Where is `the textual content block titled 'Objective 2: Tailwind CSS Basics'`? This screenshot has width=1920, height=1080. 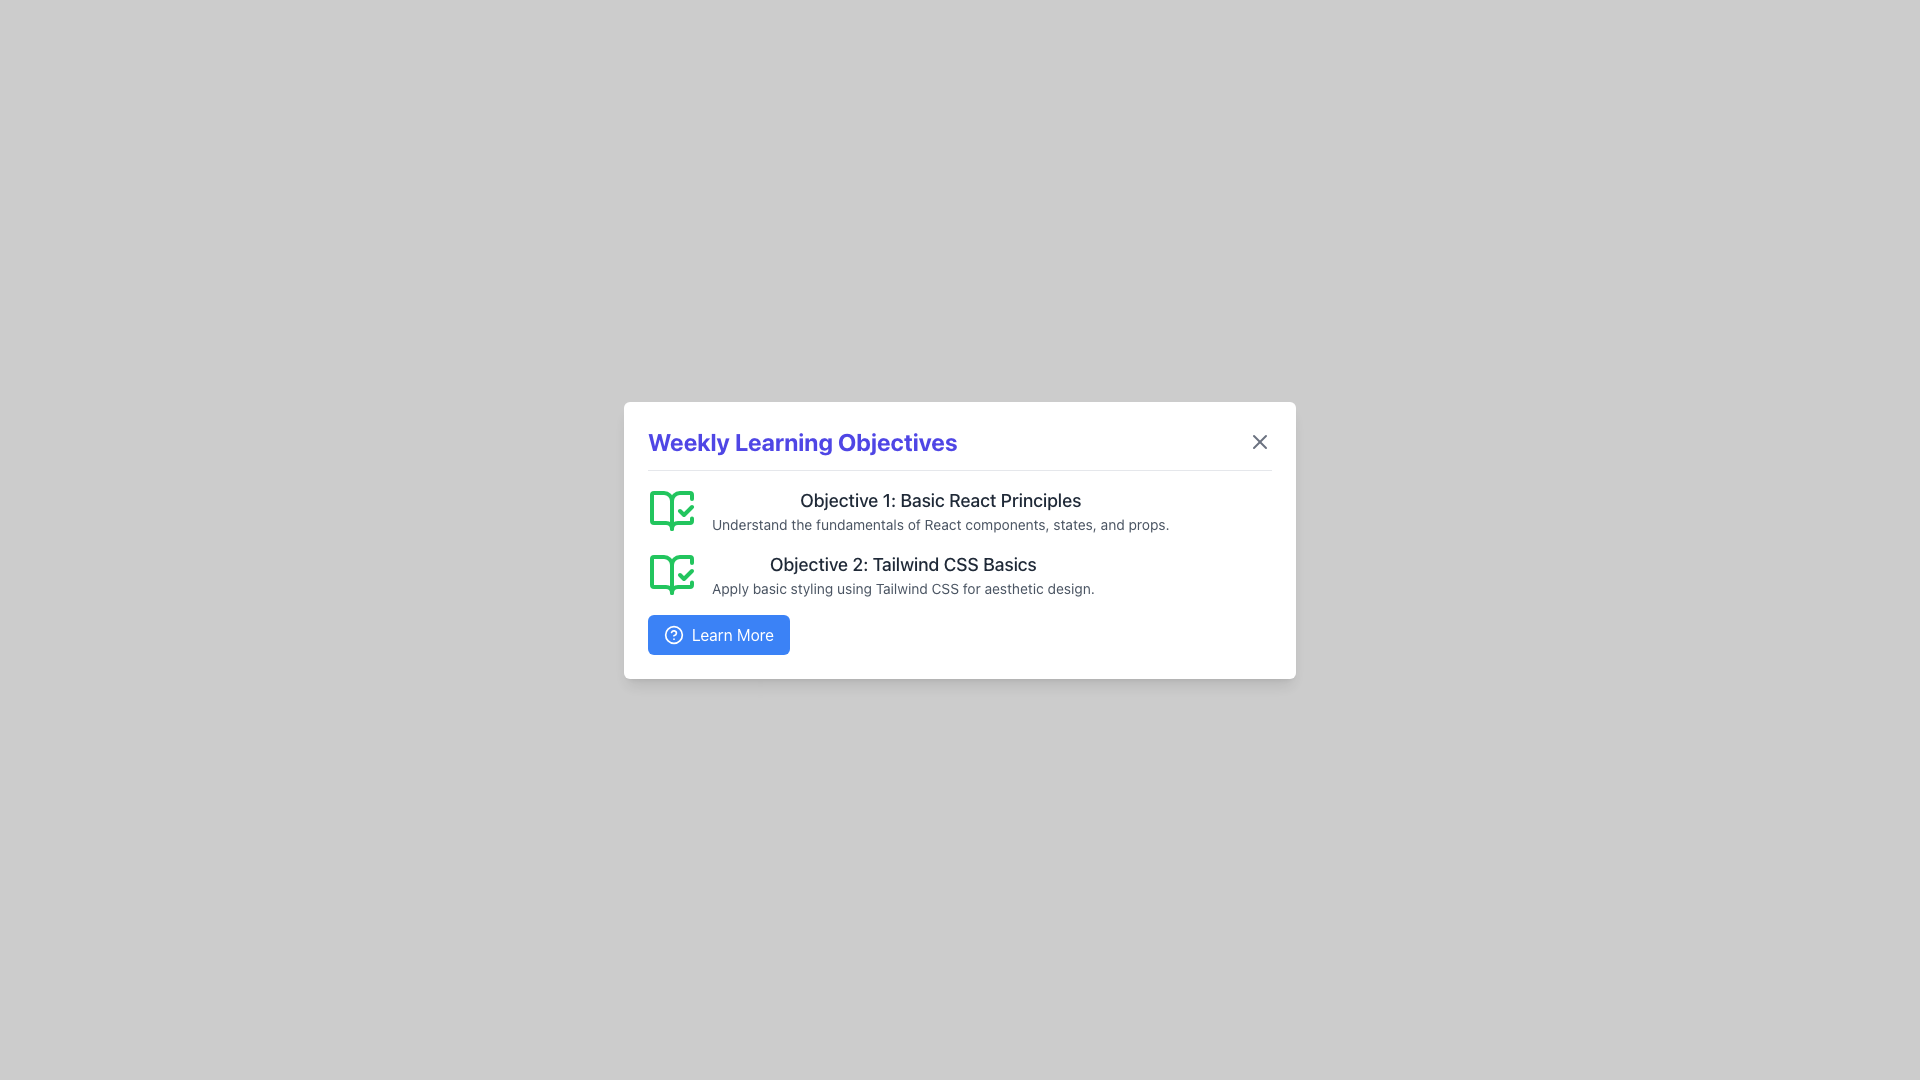 the textual content block titled 'Objective 2: Tailwind CSS Basics' is located at coordinates (902, 574).